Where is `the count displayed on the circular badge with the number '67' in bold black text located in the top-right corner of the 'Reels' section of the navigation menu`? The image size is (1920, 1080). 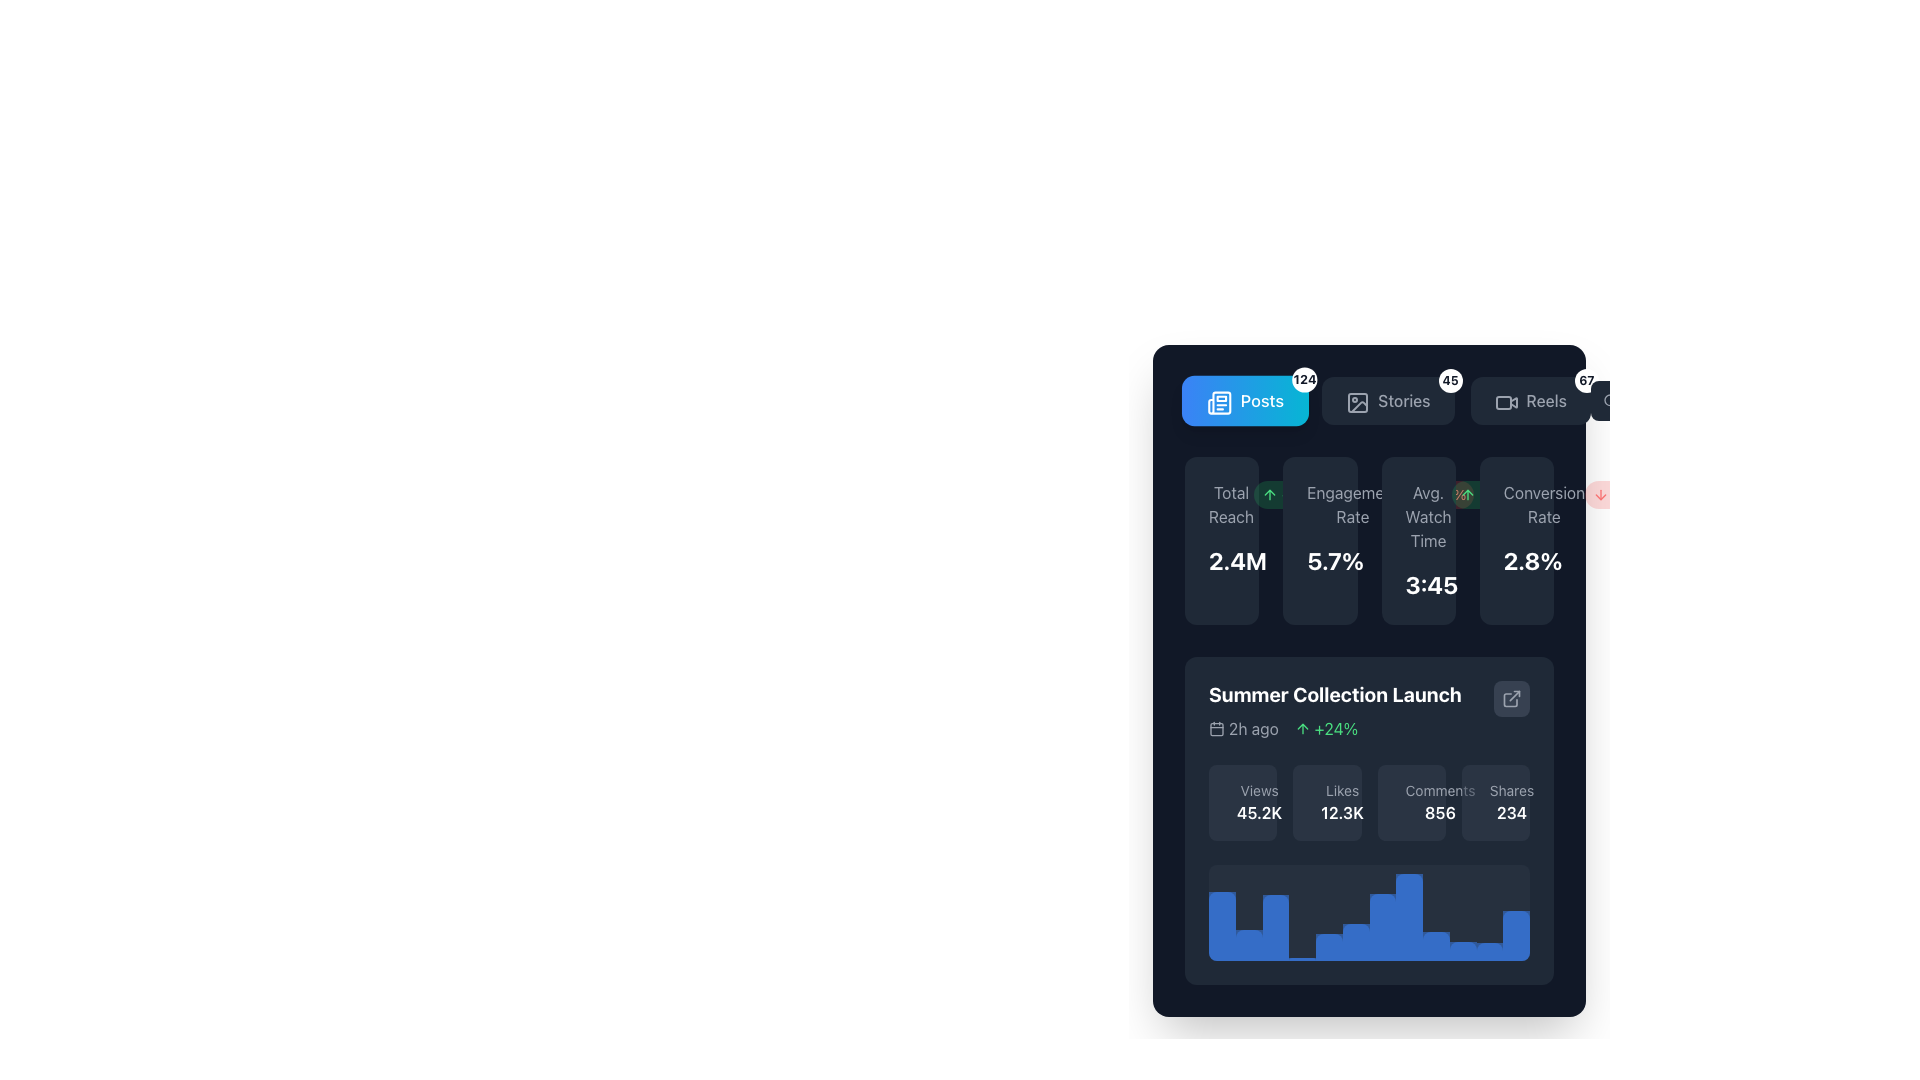 the count displayed on the circular badge with the number '67' in bold black text located in the top-right corner of the 'Reels' section of the navigation menu is located at coordinates (1585, 381).